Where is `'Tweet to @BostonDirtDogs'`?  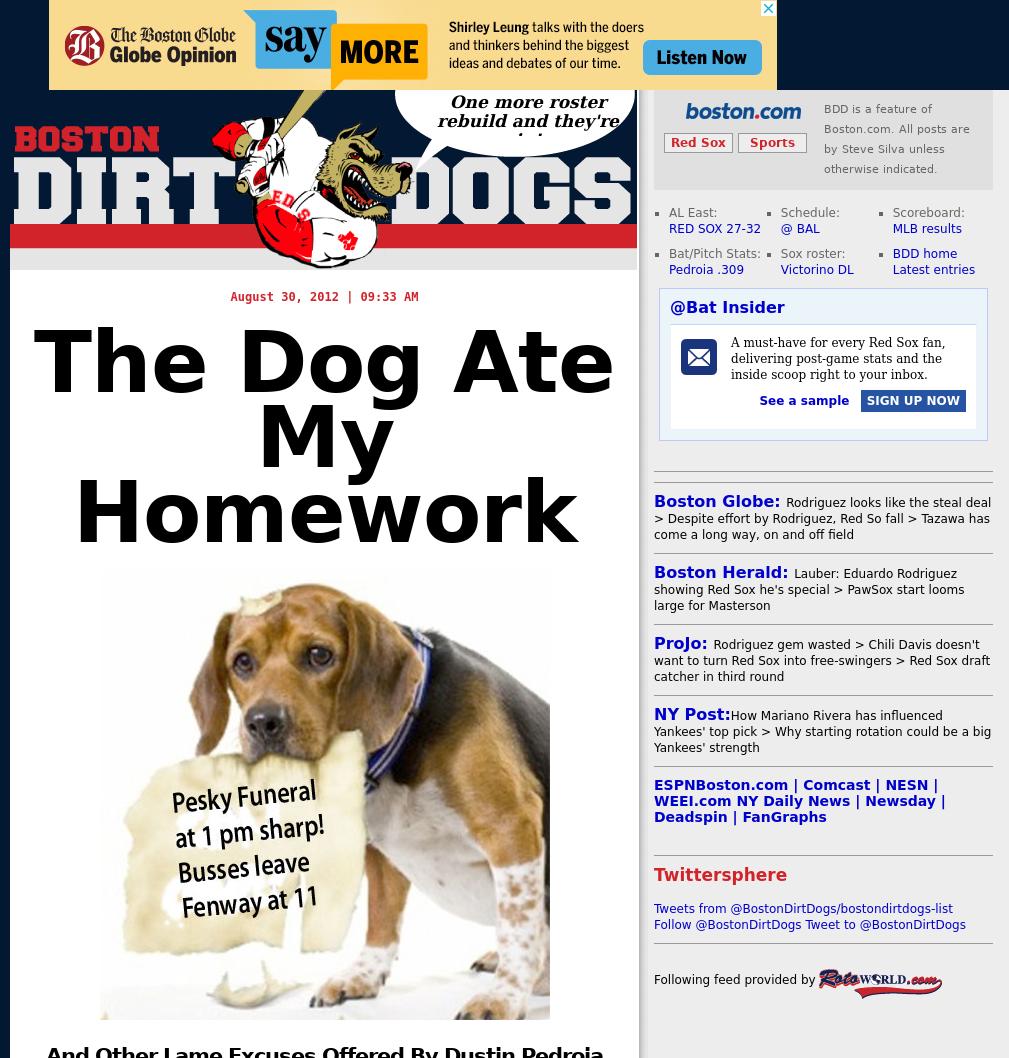
'Tweet to @BostonDirtDogs' is located at coordinates (884, 925).